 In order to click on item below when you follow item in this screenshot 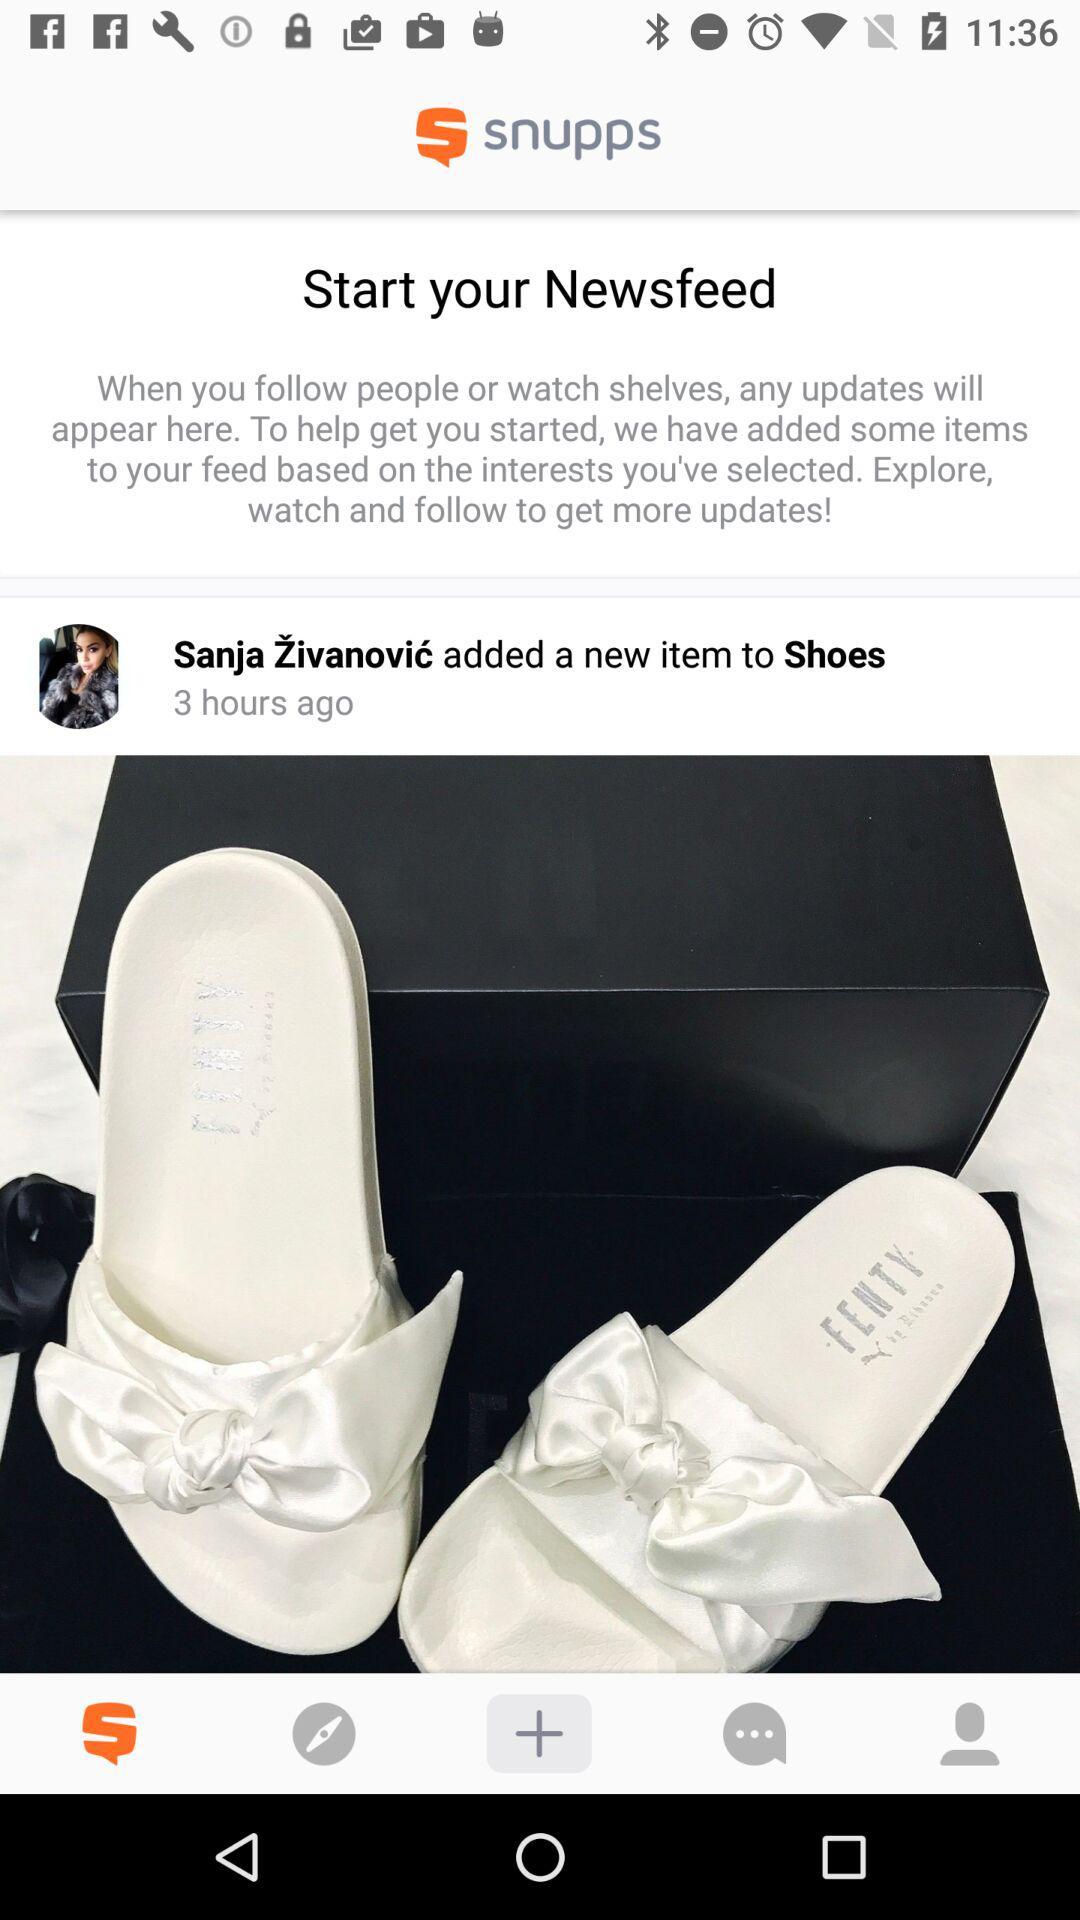, I will do `click(77, 676)`.